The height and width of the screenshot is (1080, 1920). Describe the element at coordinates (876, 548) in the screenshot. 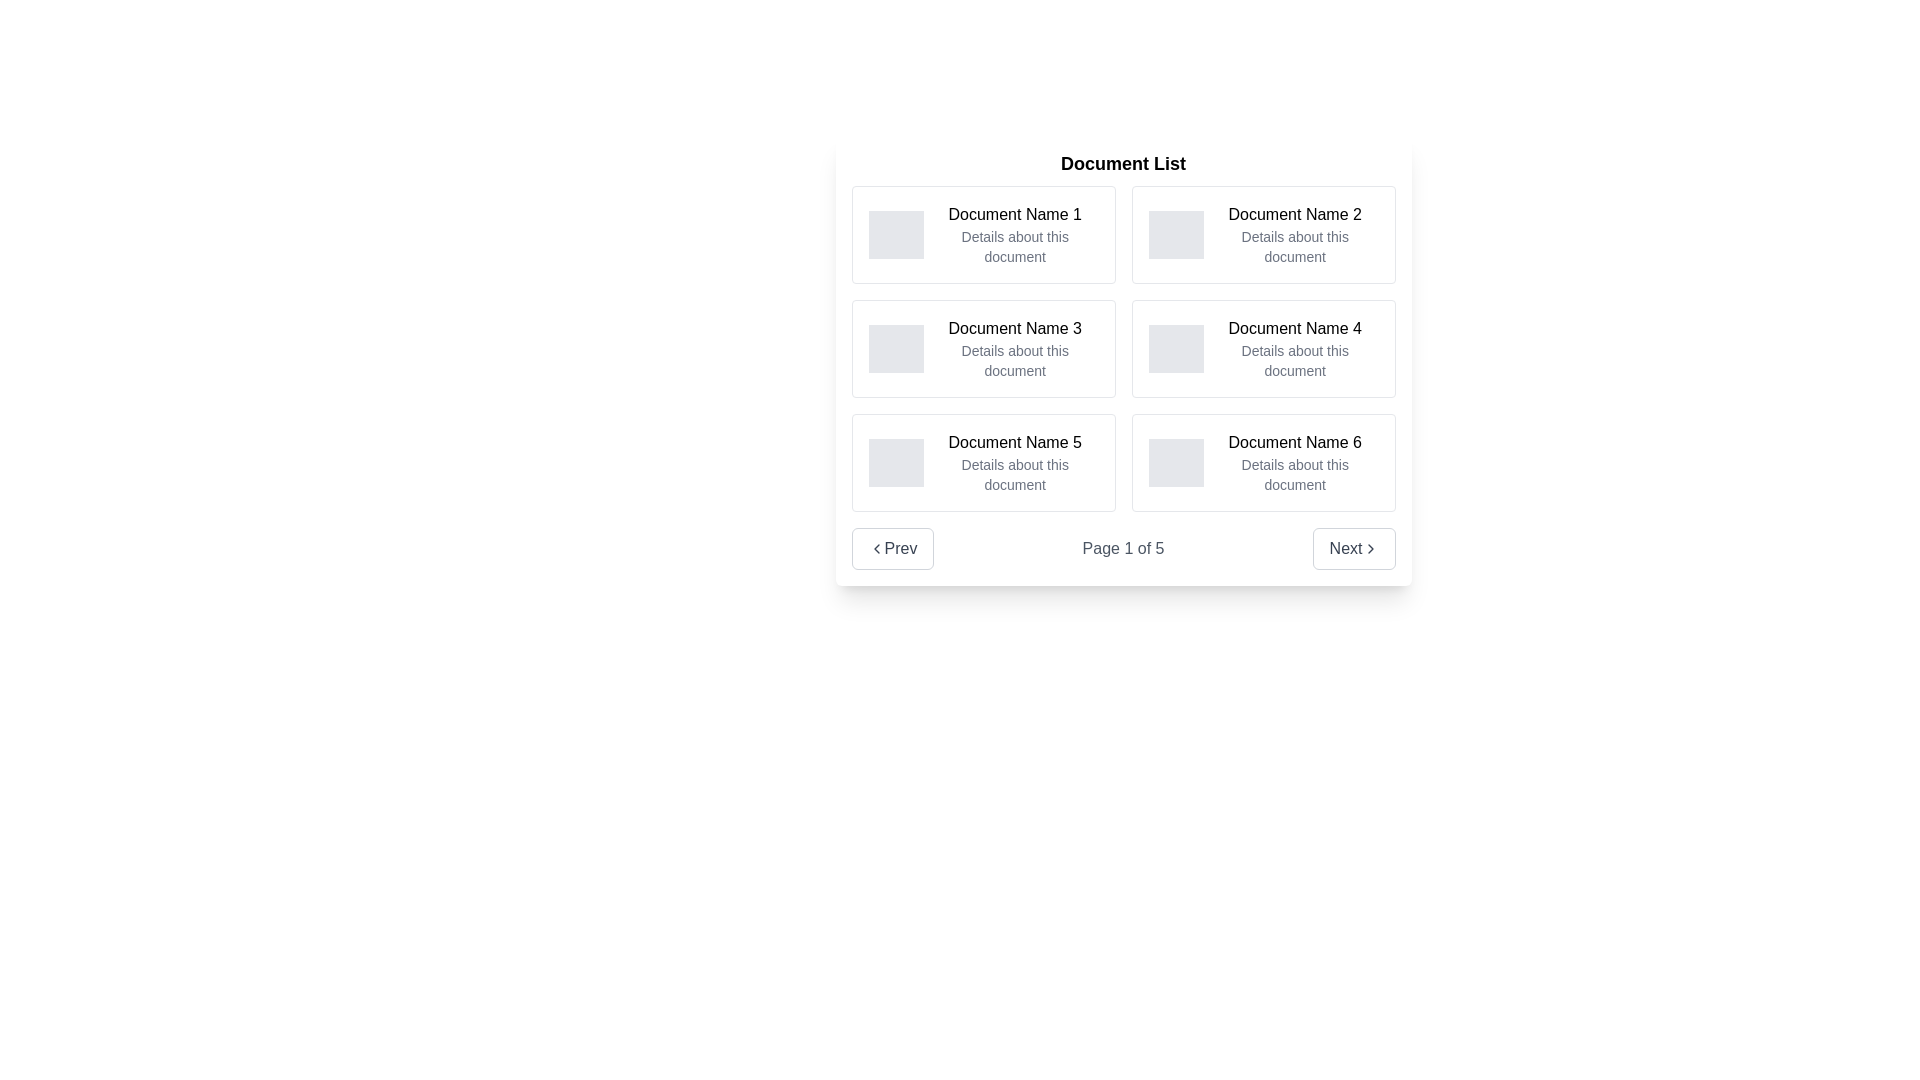

I see `the left-pointing chevron icon inside the 'Prev' button at the bottom left corner of the document list interface` at that location.